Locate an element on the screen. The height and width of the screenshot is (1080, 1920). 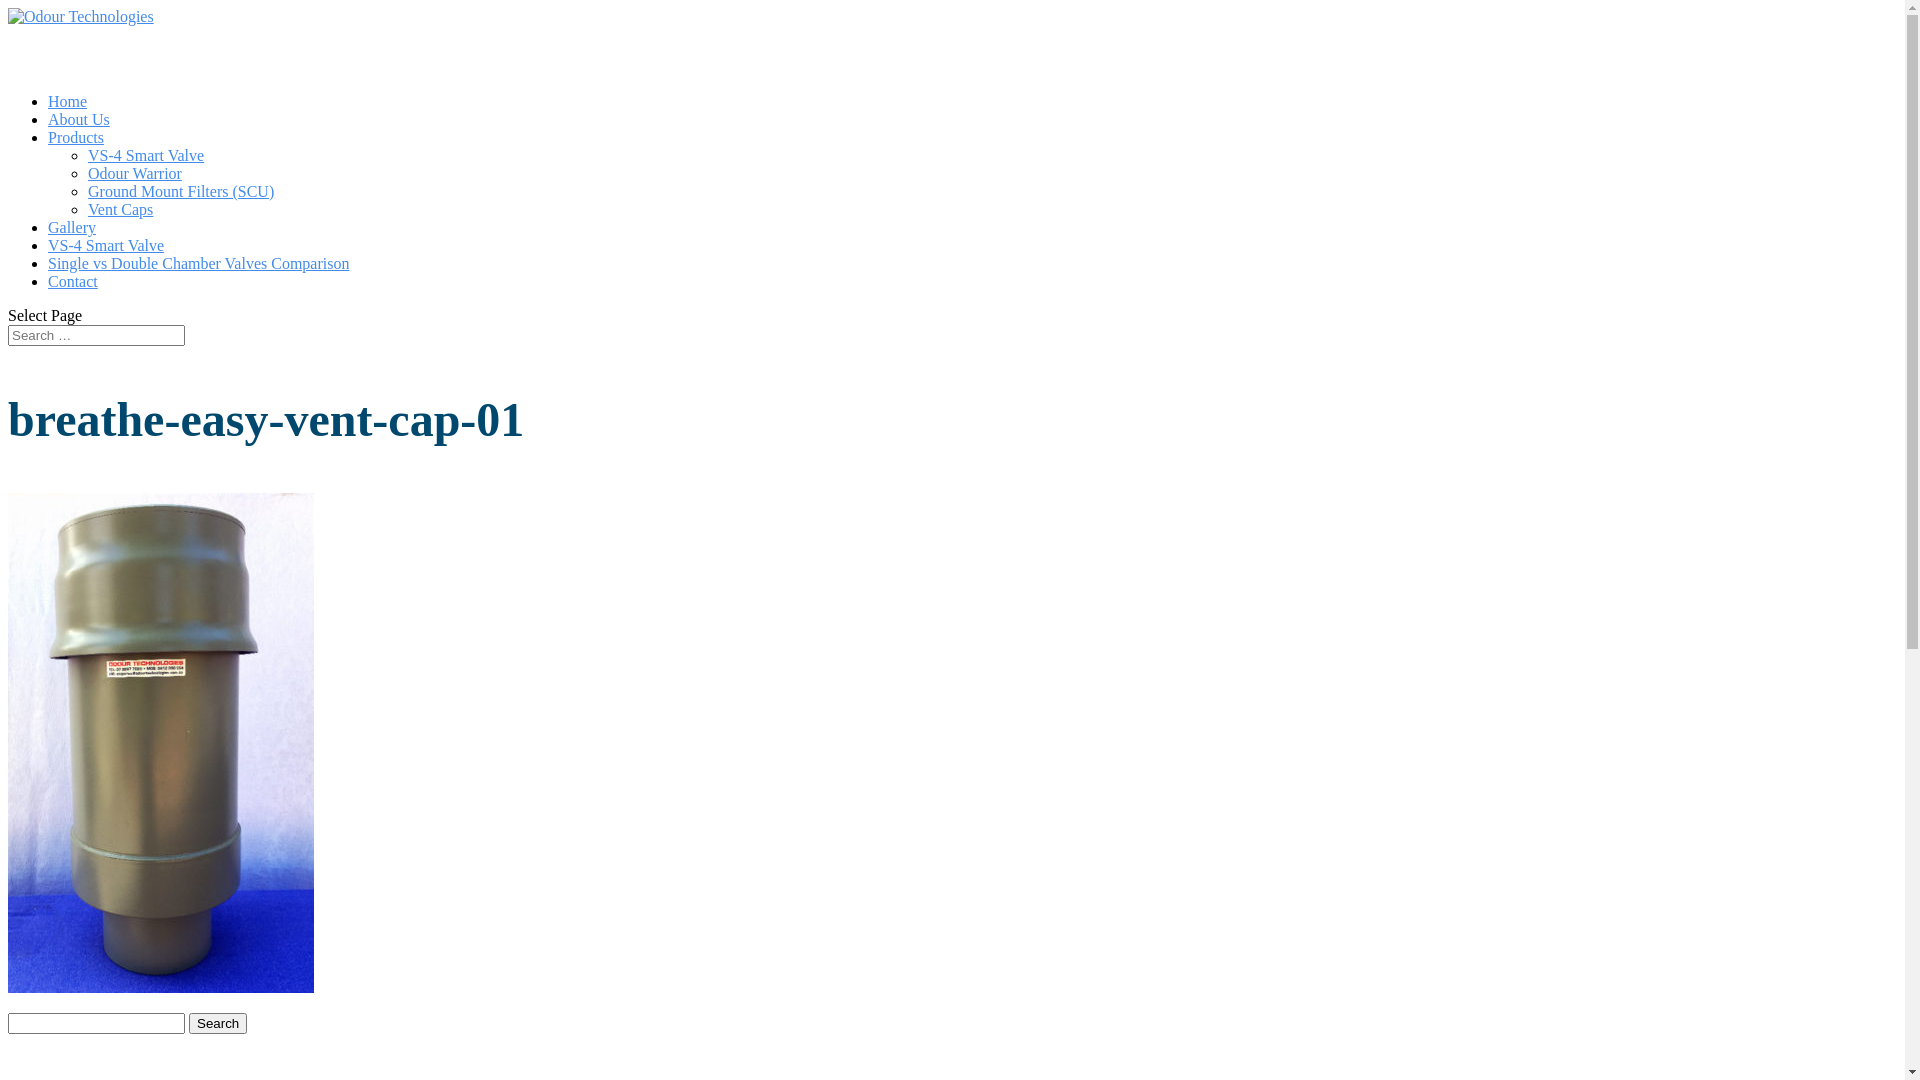
'VS-4 Smart Valve' is located at coordinates (104, 270).